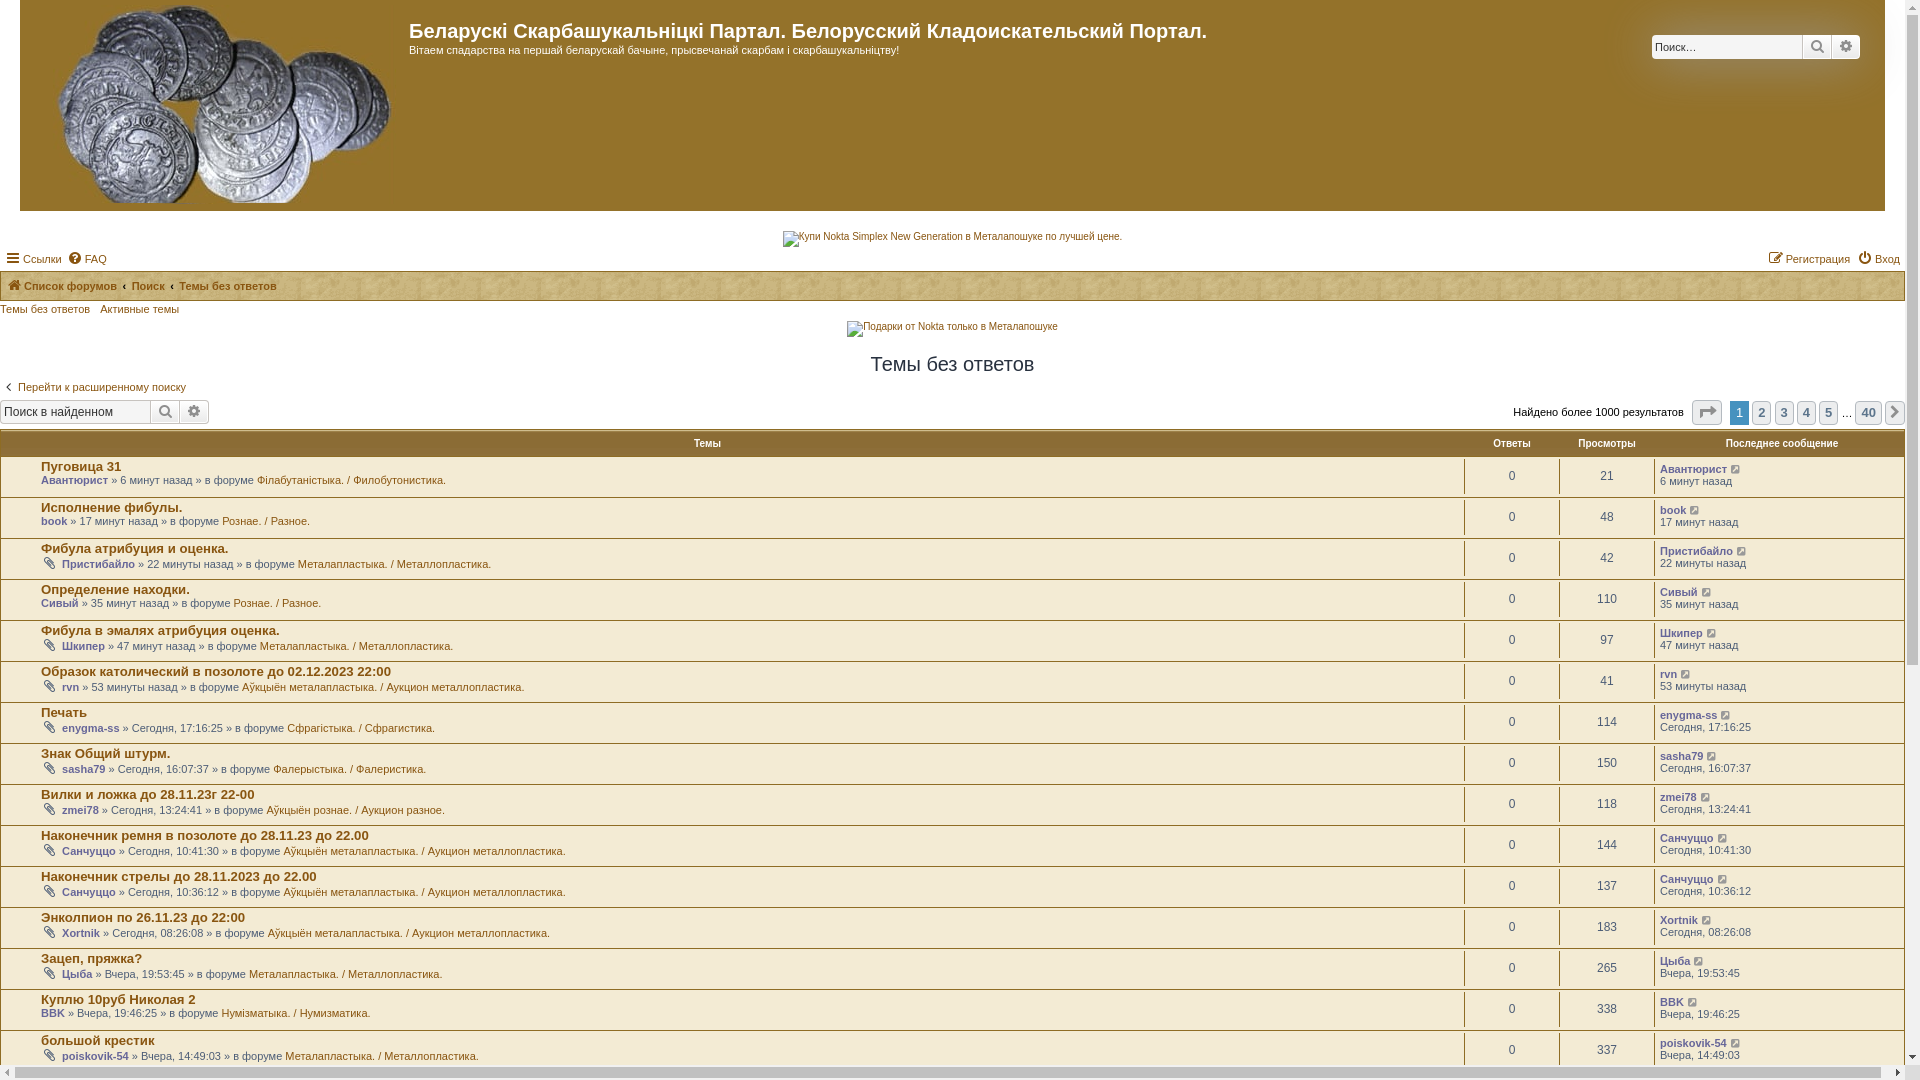 The height and width of the screenshot is (1080, 1920). I want to click on 'enygma-ss', so click(89, 728).